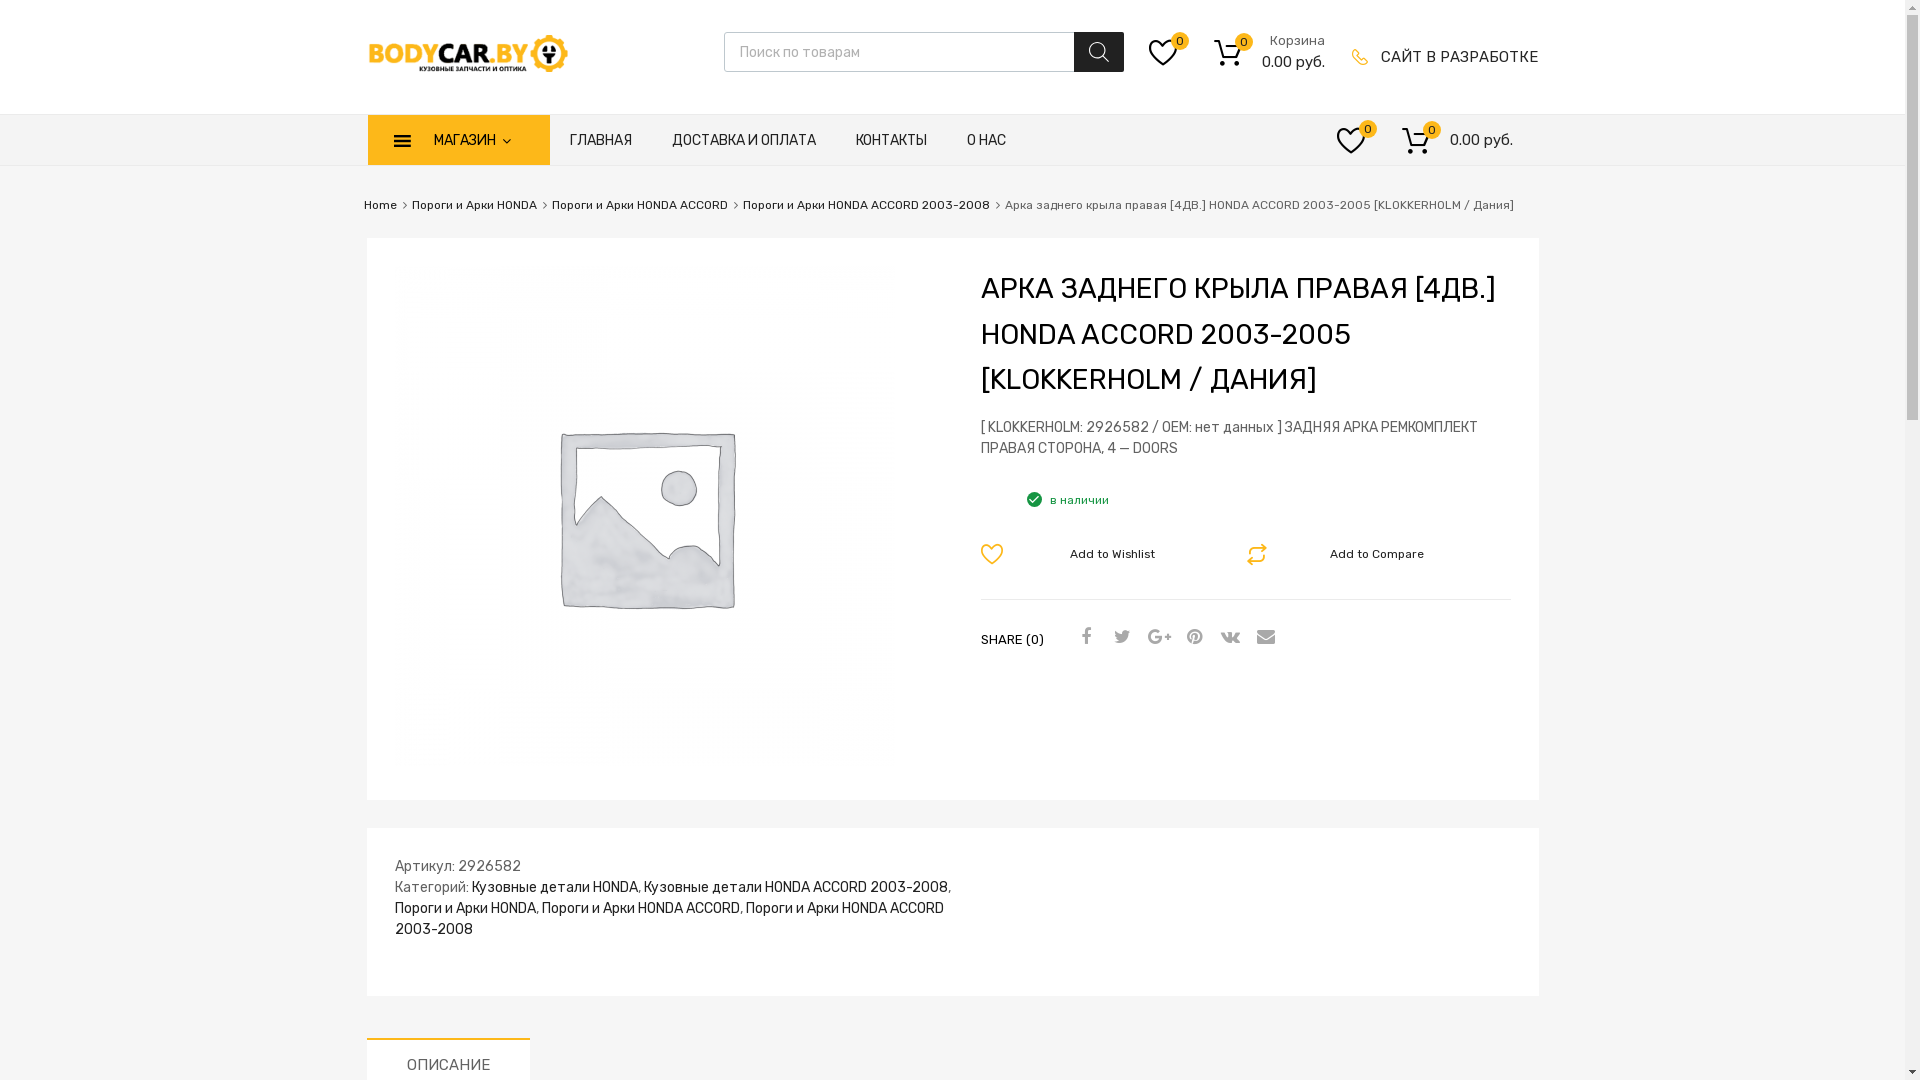 The height and width of the screenshot is (1080, 1920). What do you see at coordinates (380, 204) in the screenshot?
I see `'Home'` at bounding box center [380, 204].